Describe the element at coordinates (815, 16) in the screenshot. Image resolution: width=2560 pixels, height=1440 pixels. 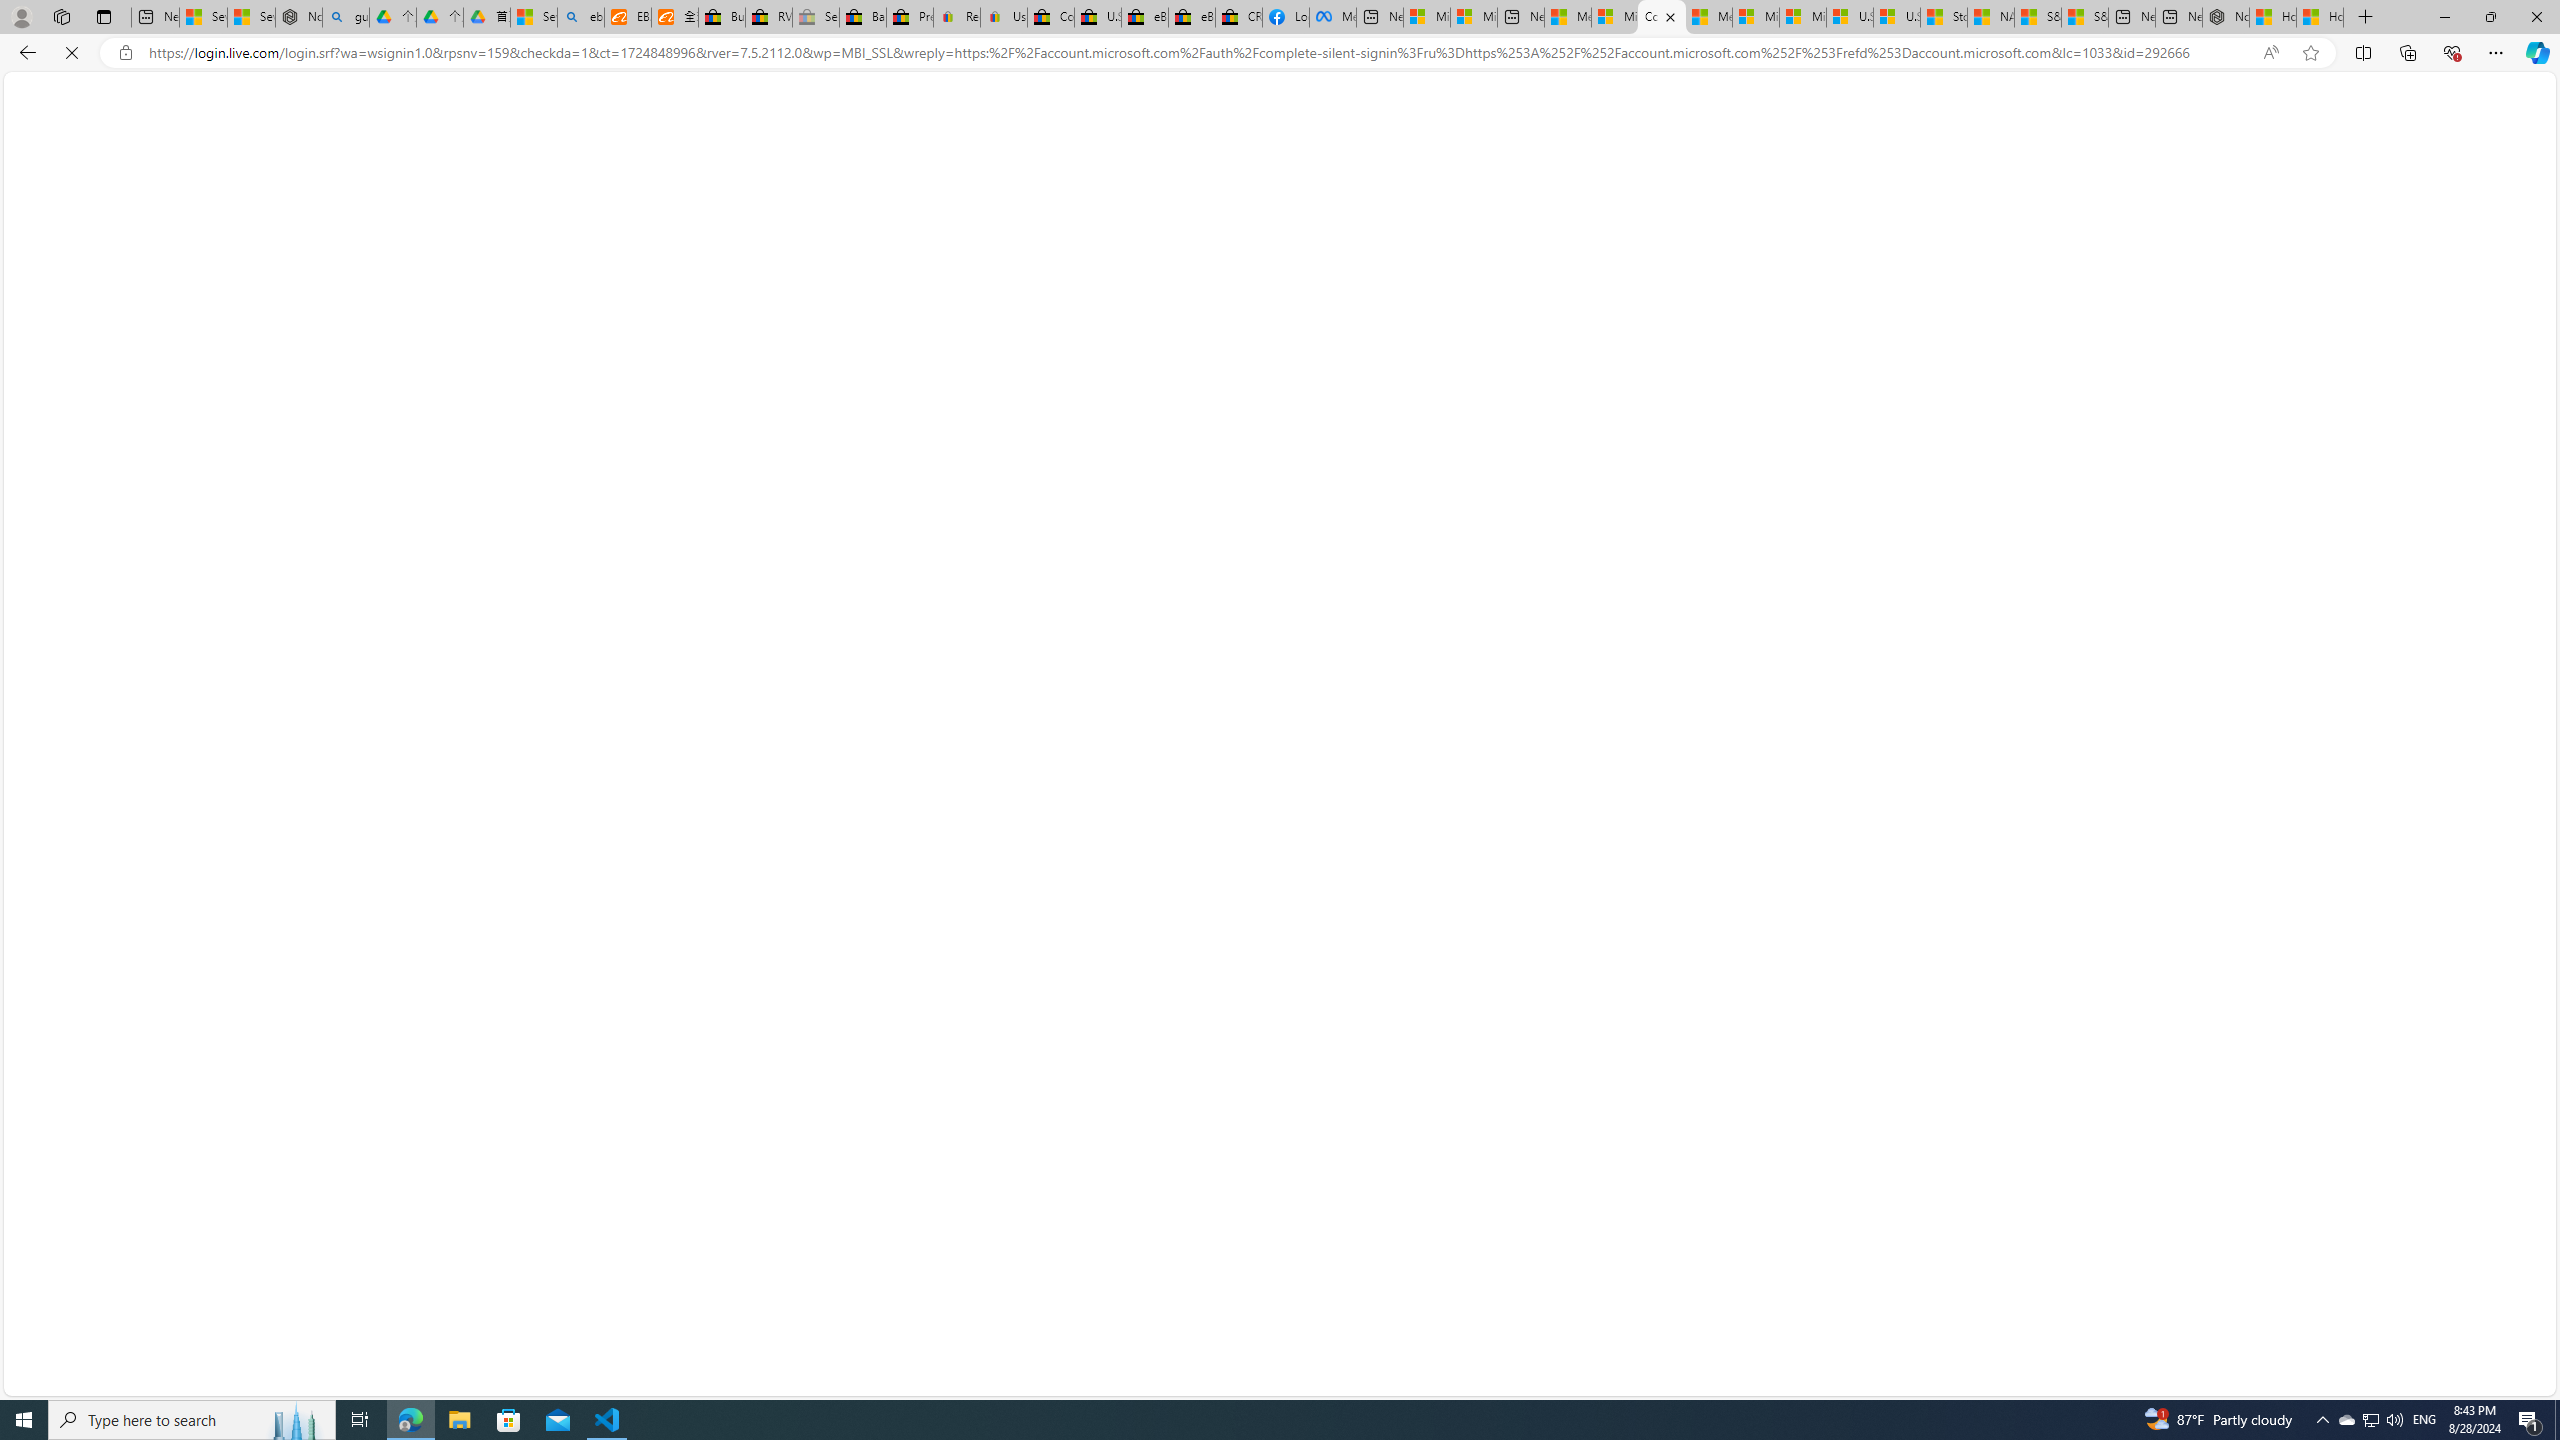
I see `'Sell worldwide with eBay - Sleeping'` at that location.